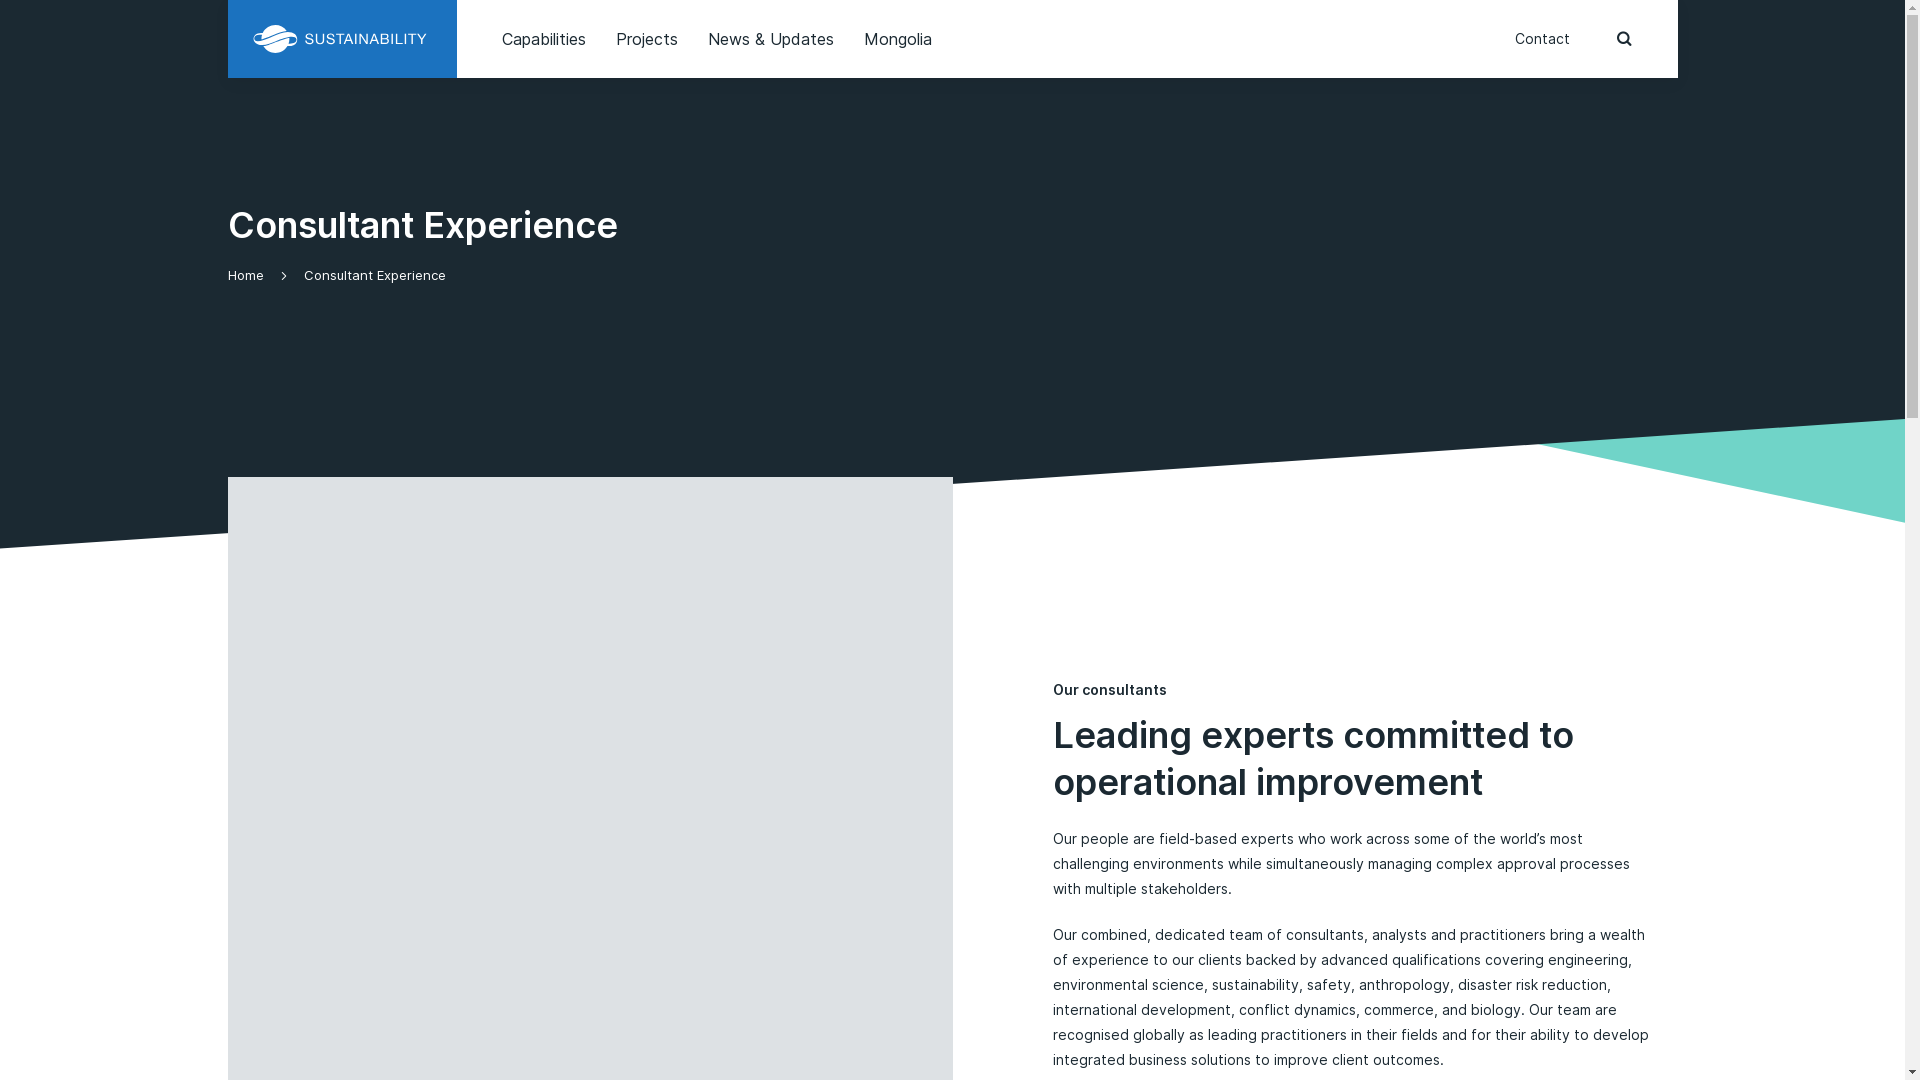  What do you see at coordinates (896, 39) in the screenshot?
I see `'Mongolia'` at bounding box center [896, 39].